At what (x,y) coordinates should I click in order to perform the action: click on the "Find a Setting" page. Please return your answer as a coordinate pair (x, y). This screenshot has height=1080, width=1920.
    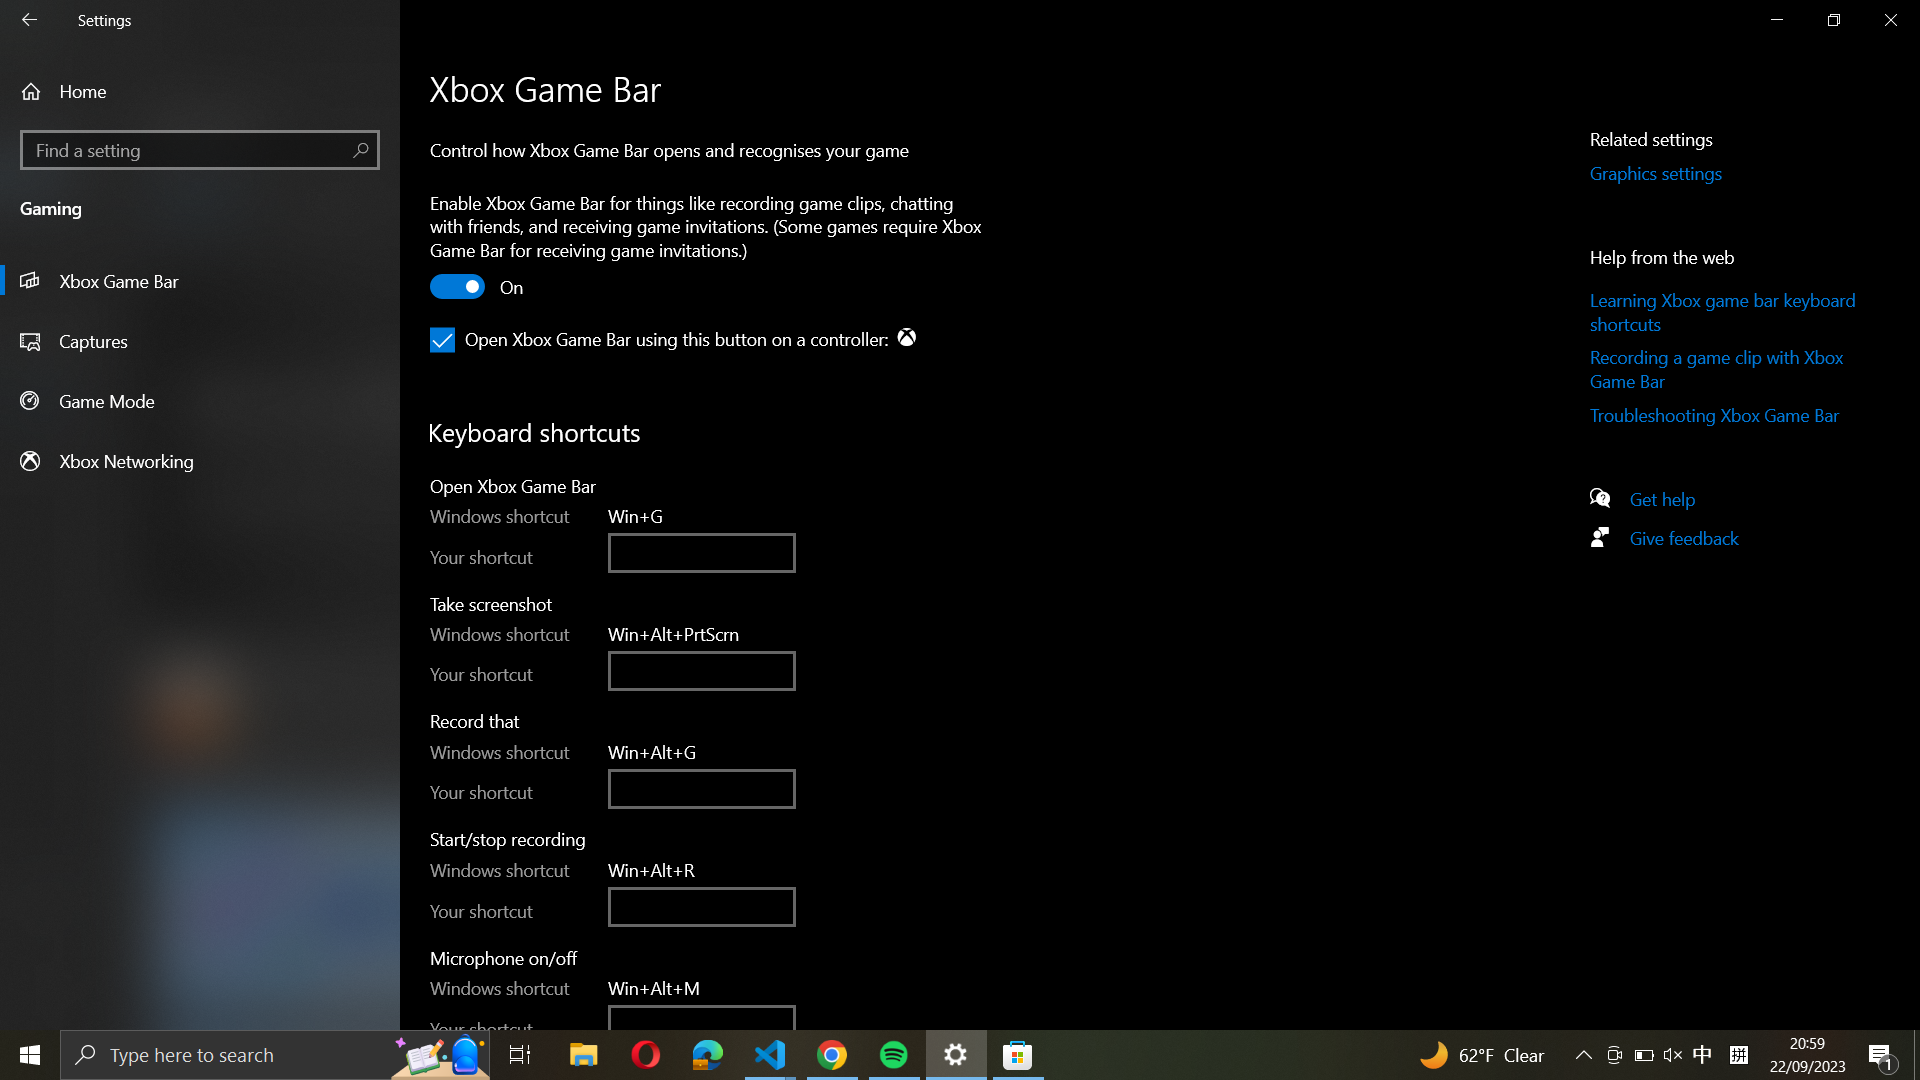
    Looking at the image, I should click on (199, 149).